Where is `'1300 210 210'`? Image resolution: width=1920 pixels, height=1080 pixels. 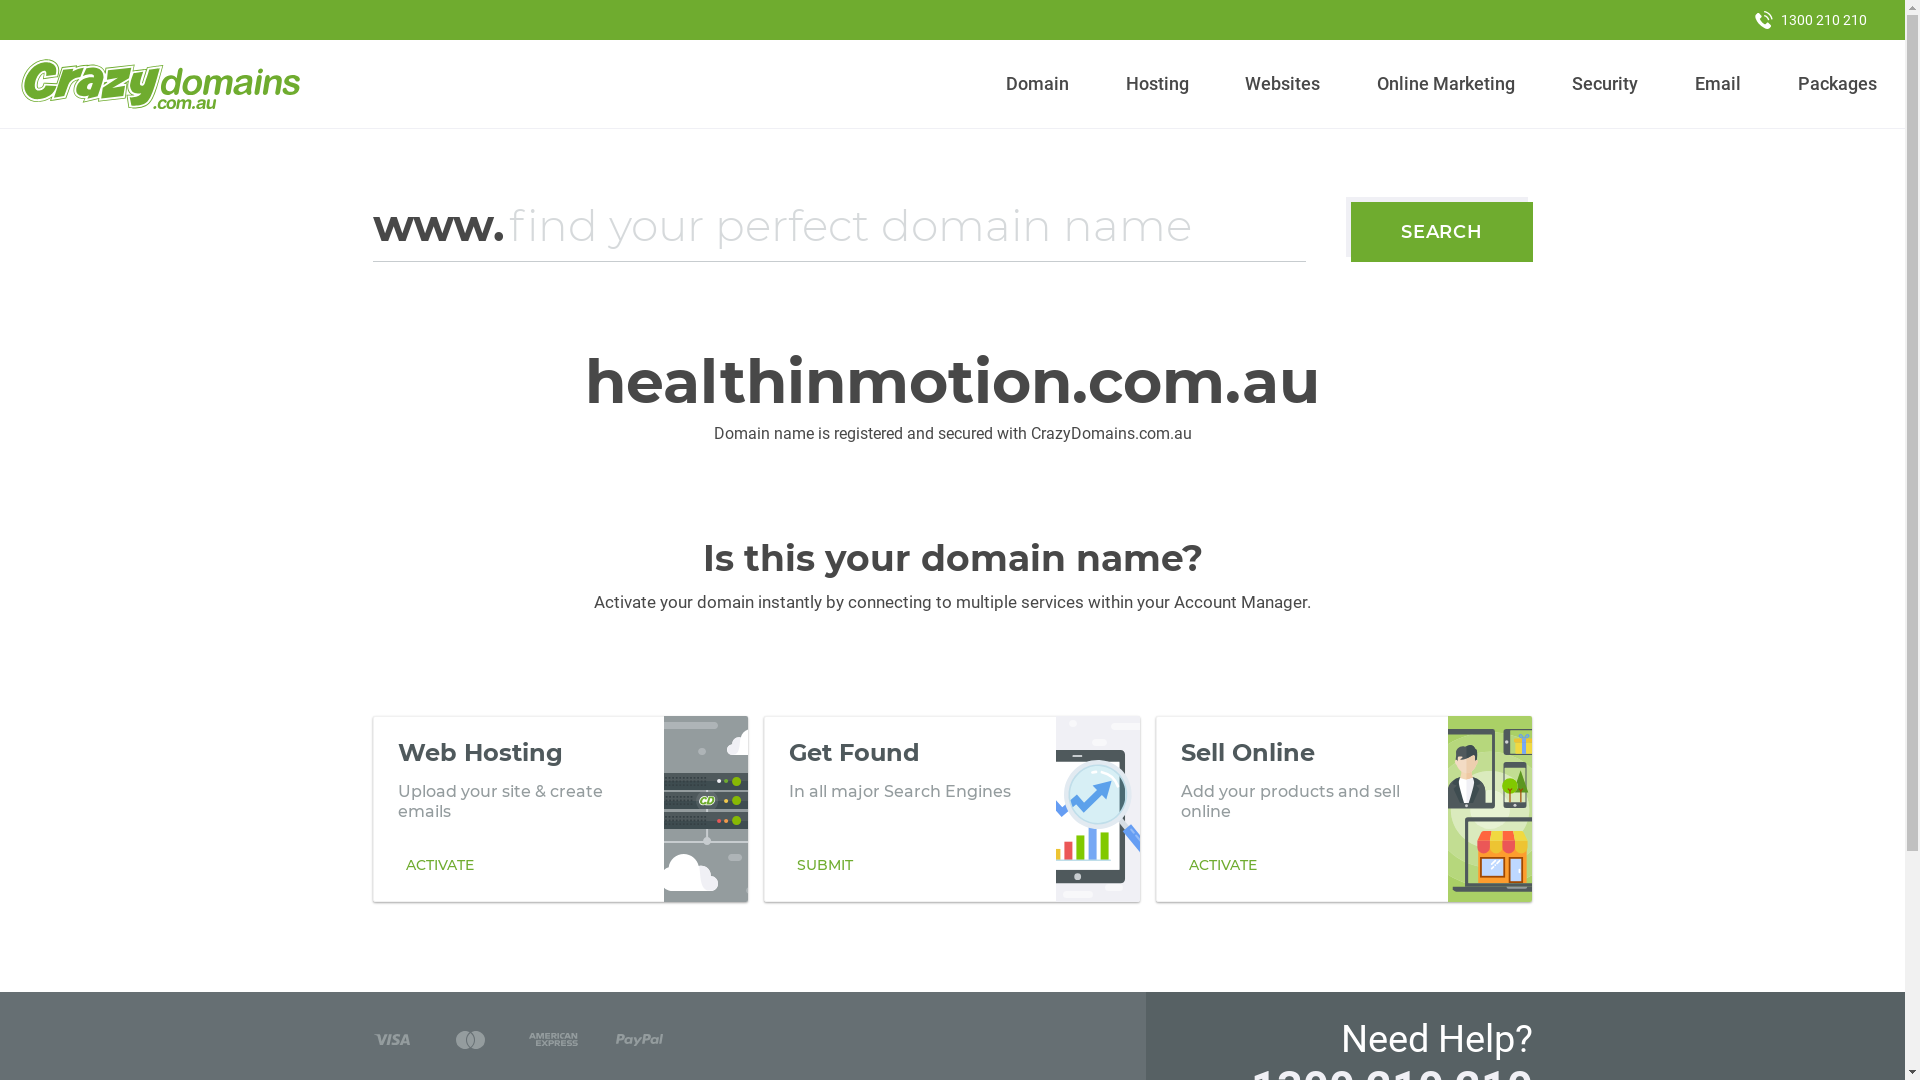
'1300 210 210' is located at coordinates (1736, 19).